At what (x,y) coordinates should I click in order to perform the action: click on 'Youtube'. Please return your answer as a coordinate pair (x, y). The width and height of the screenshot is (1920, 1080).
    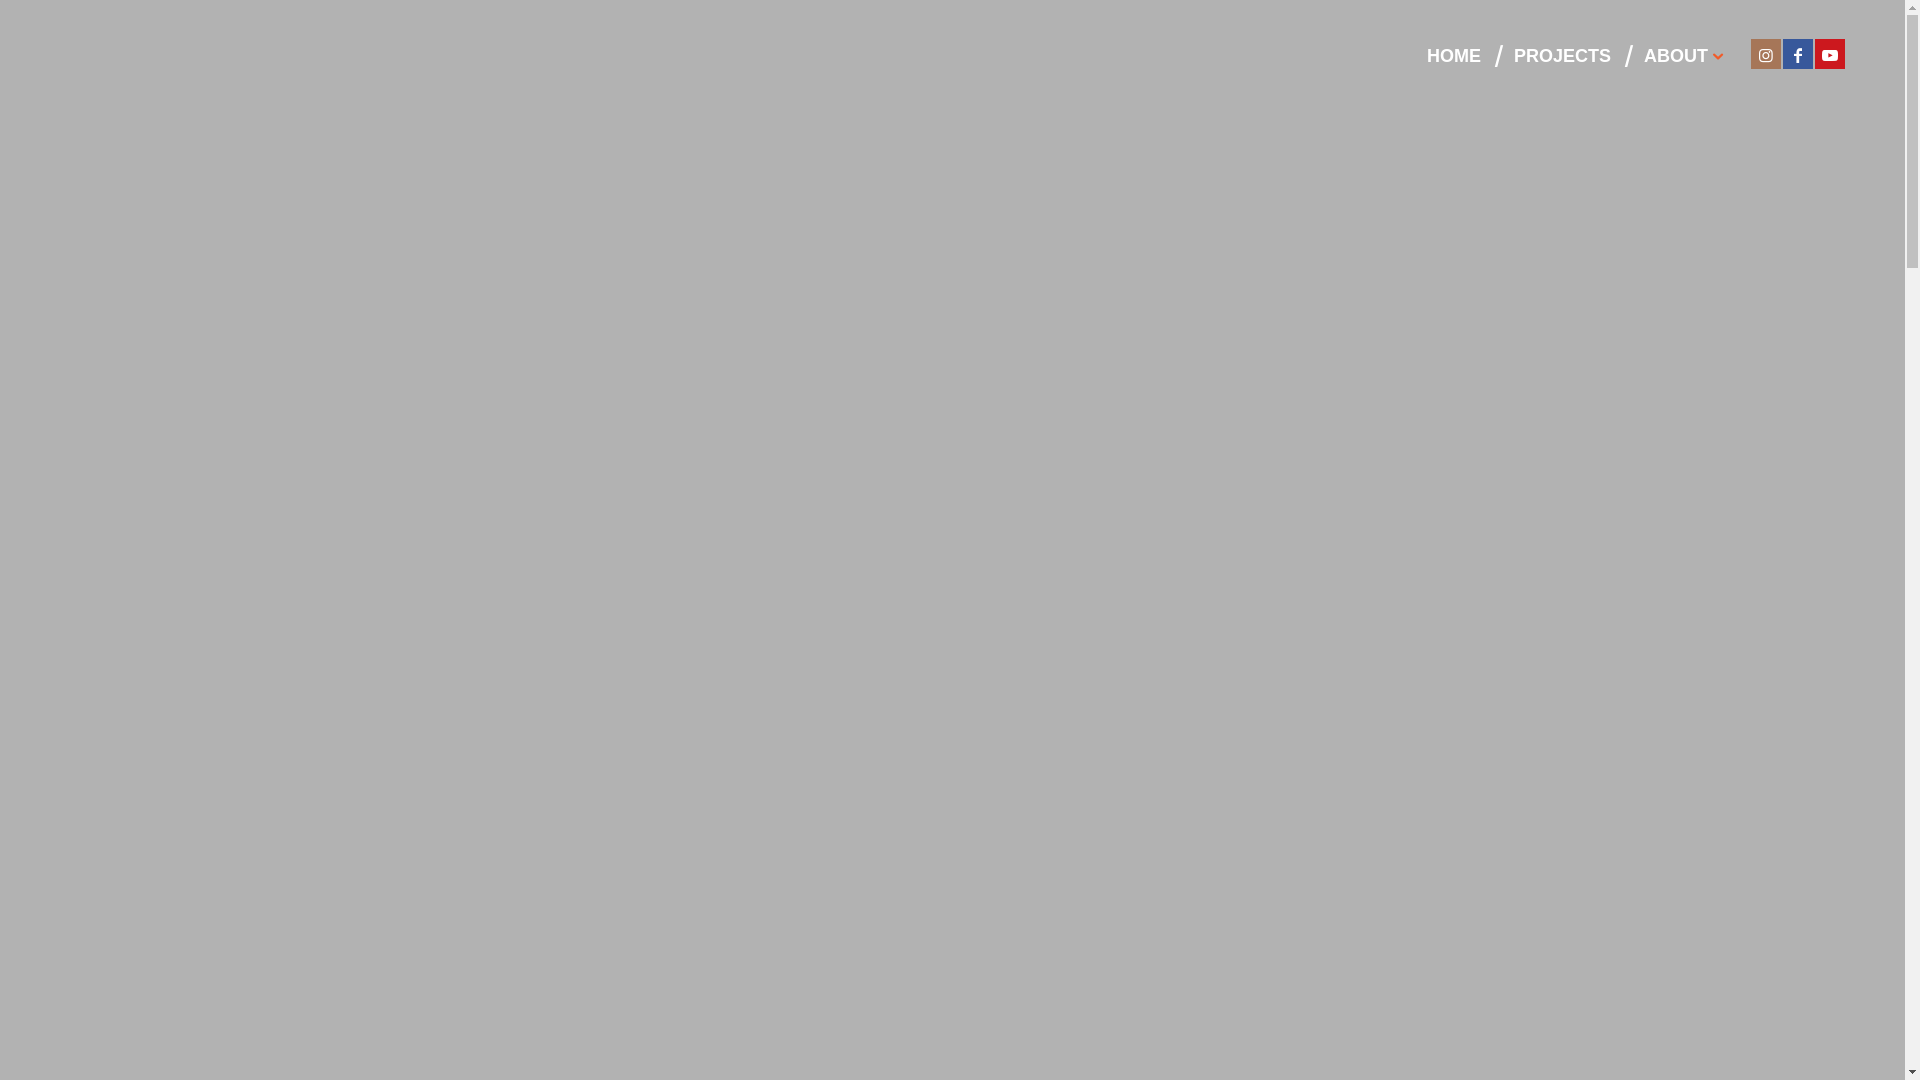
    Looking at the image, I should click on (1829, 53).